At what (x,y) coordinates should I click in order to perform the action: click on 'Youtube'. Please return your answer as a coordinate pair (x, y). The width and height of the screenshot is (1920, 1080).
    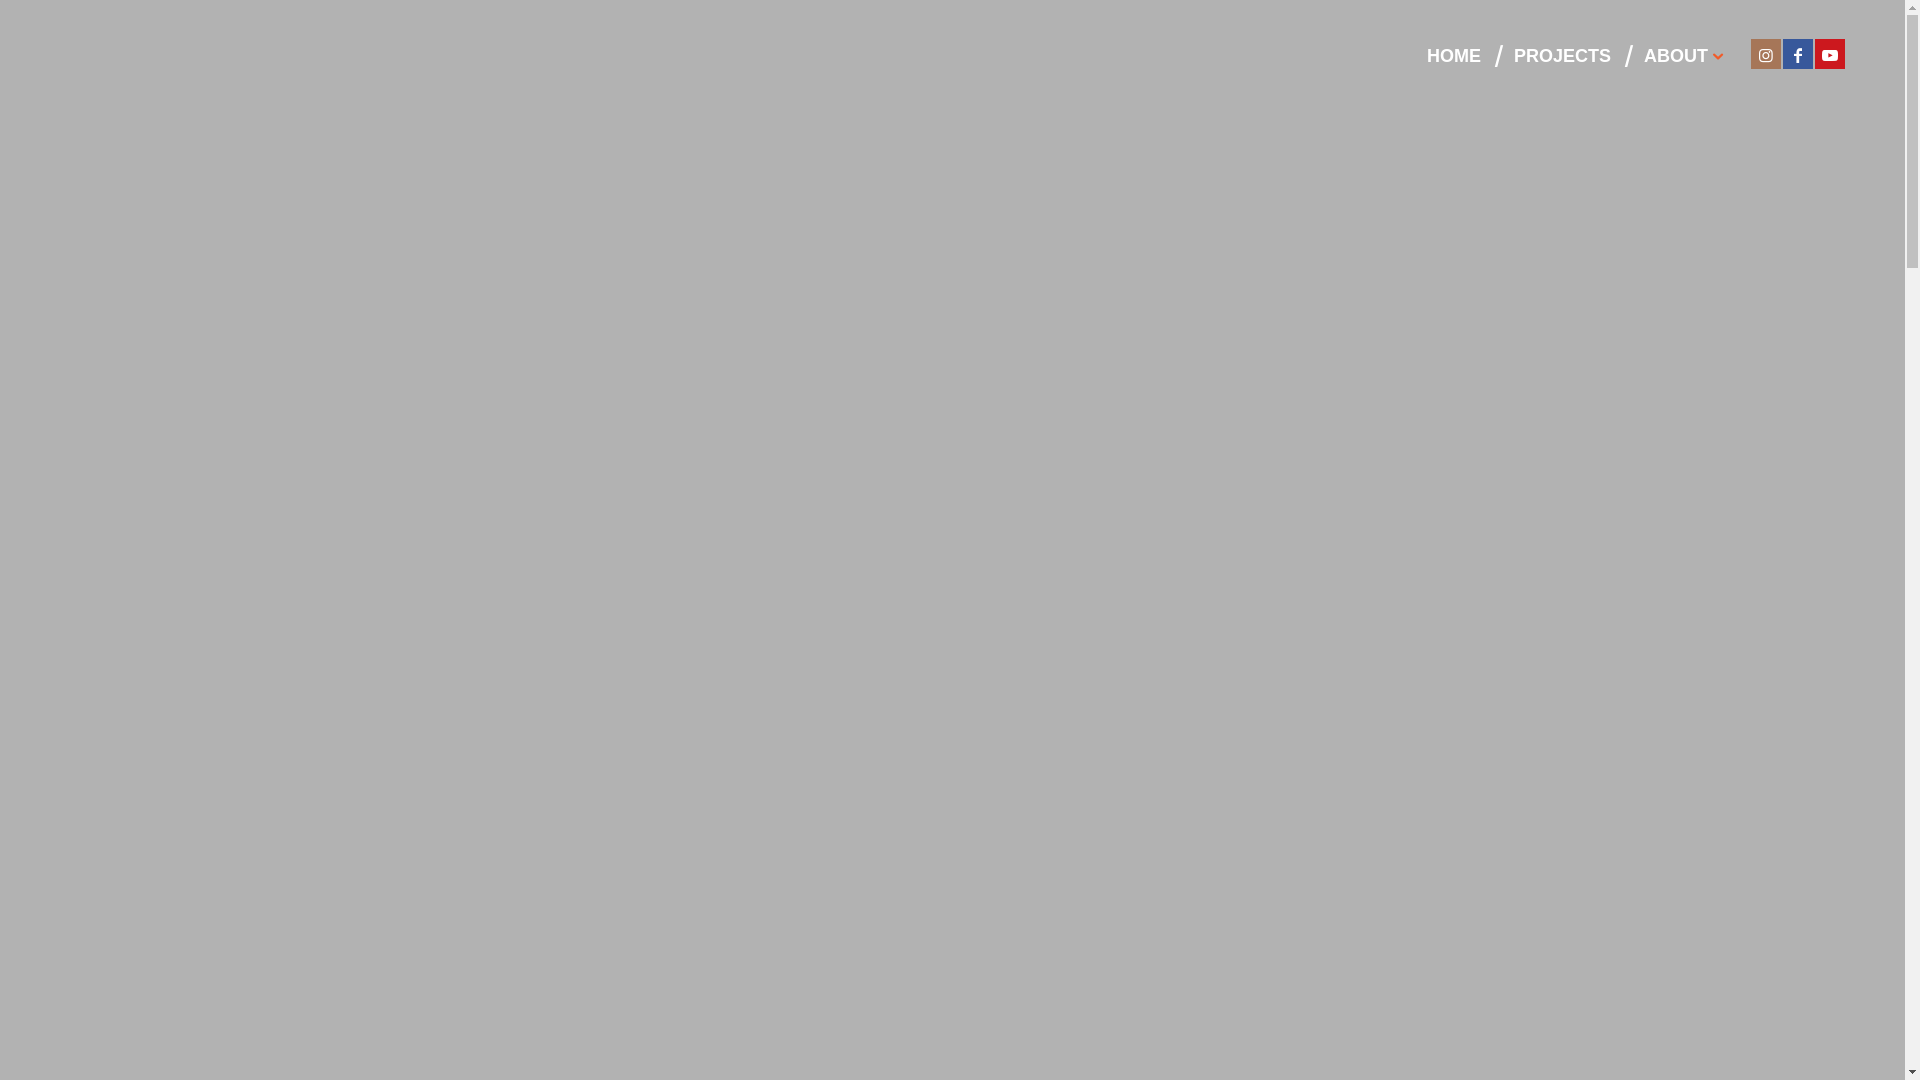
    Looking at the image, I should click on (1829, 53).